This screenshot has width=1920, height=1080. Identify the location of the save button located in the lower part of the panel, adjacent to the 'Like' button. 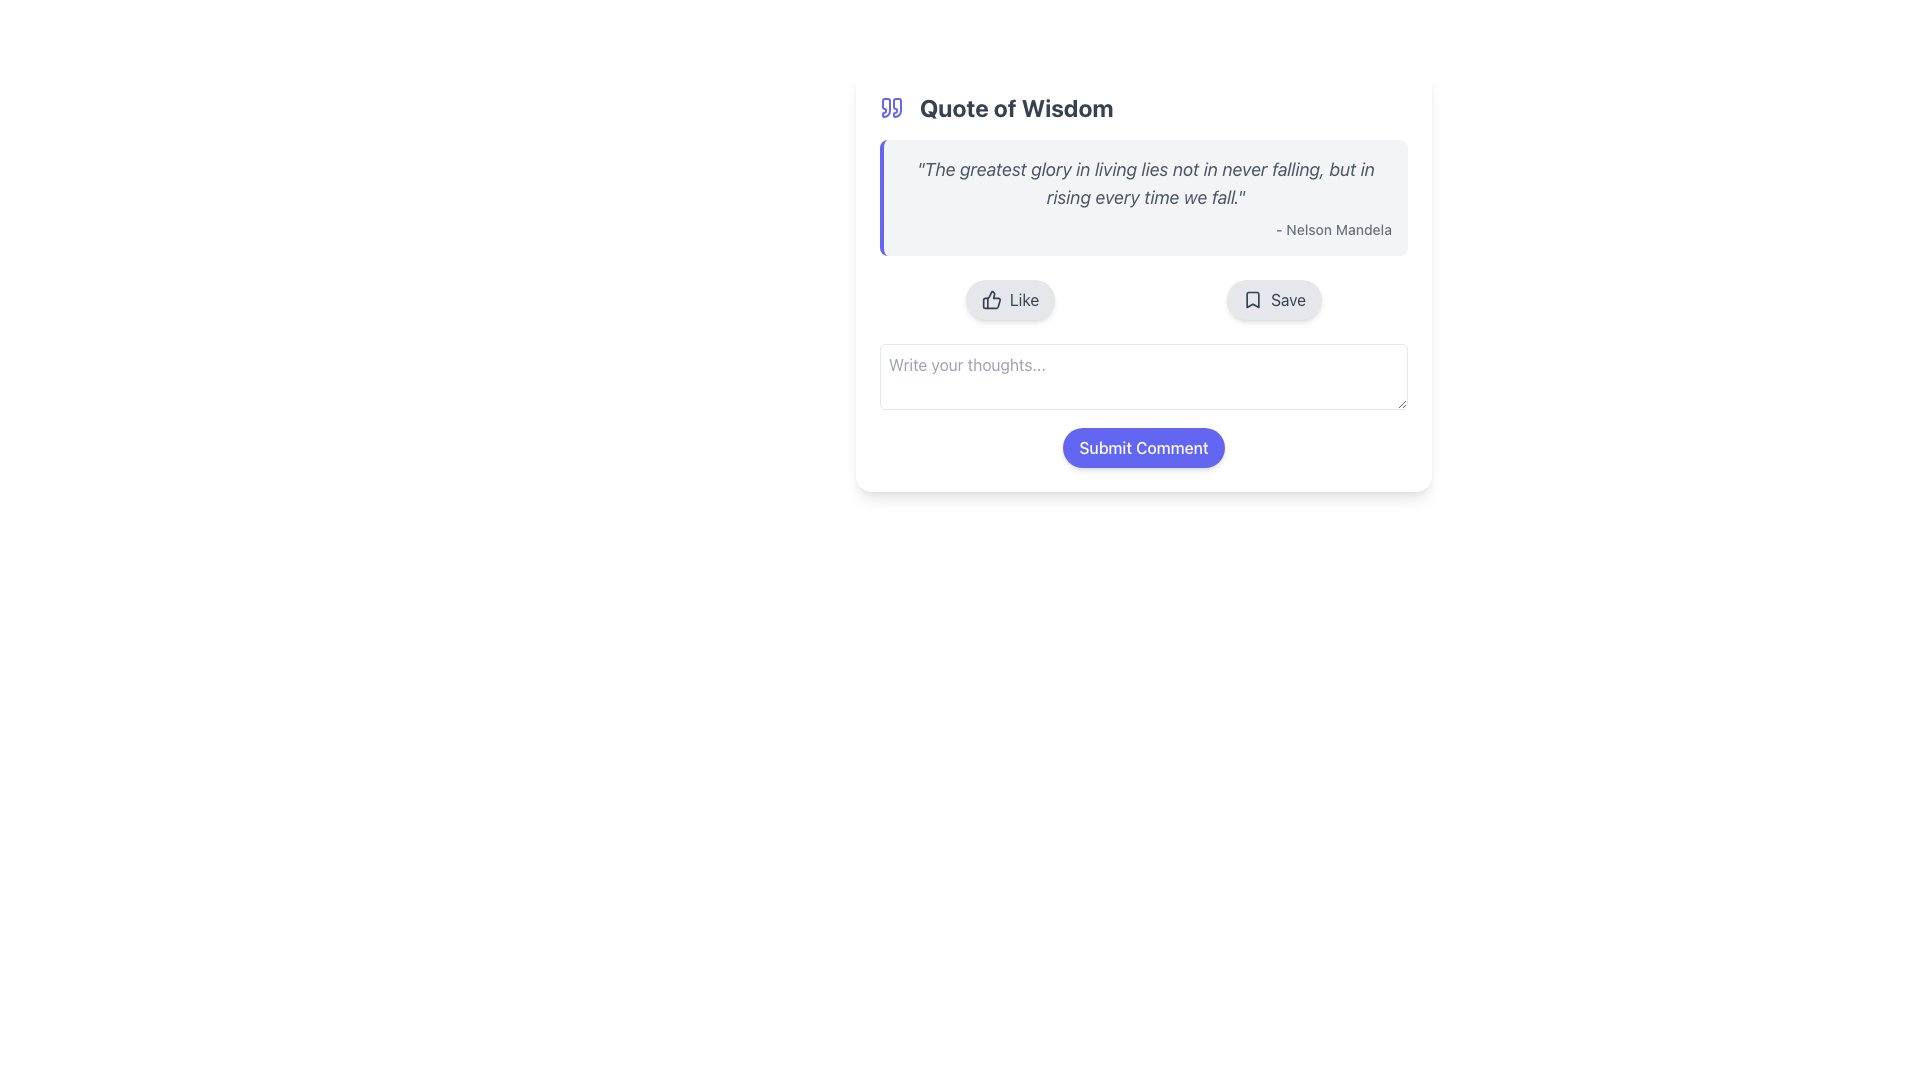
(1273, 300).